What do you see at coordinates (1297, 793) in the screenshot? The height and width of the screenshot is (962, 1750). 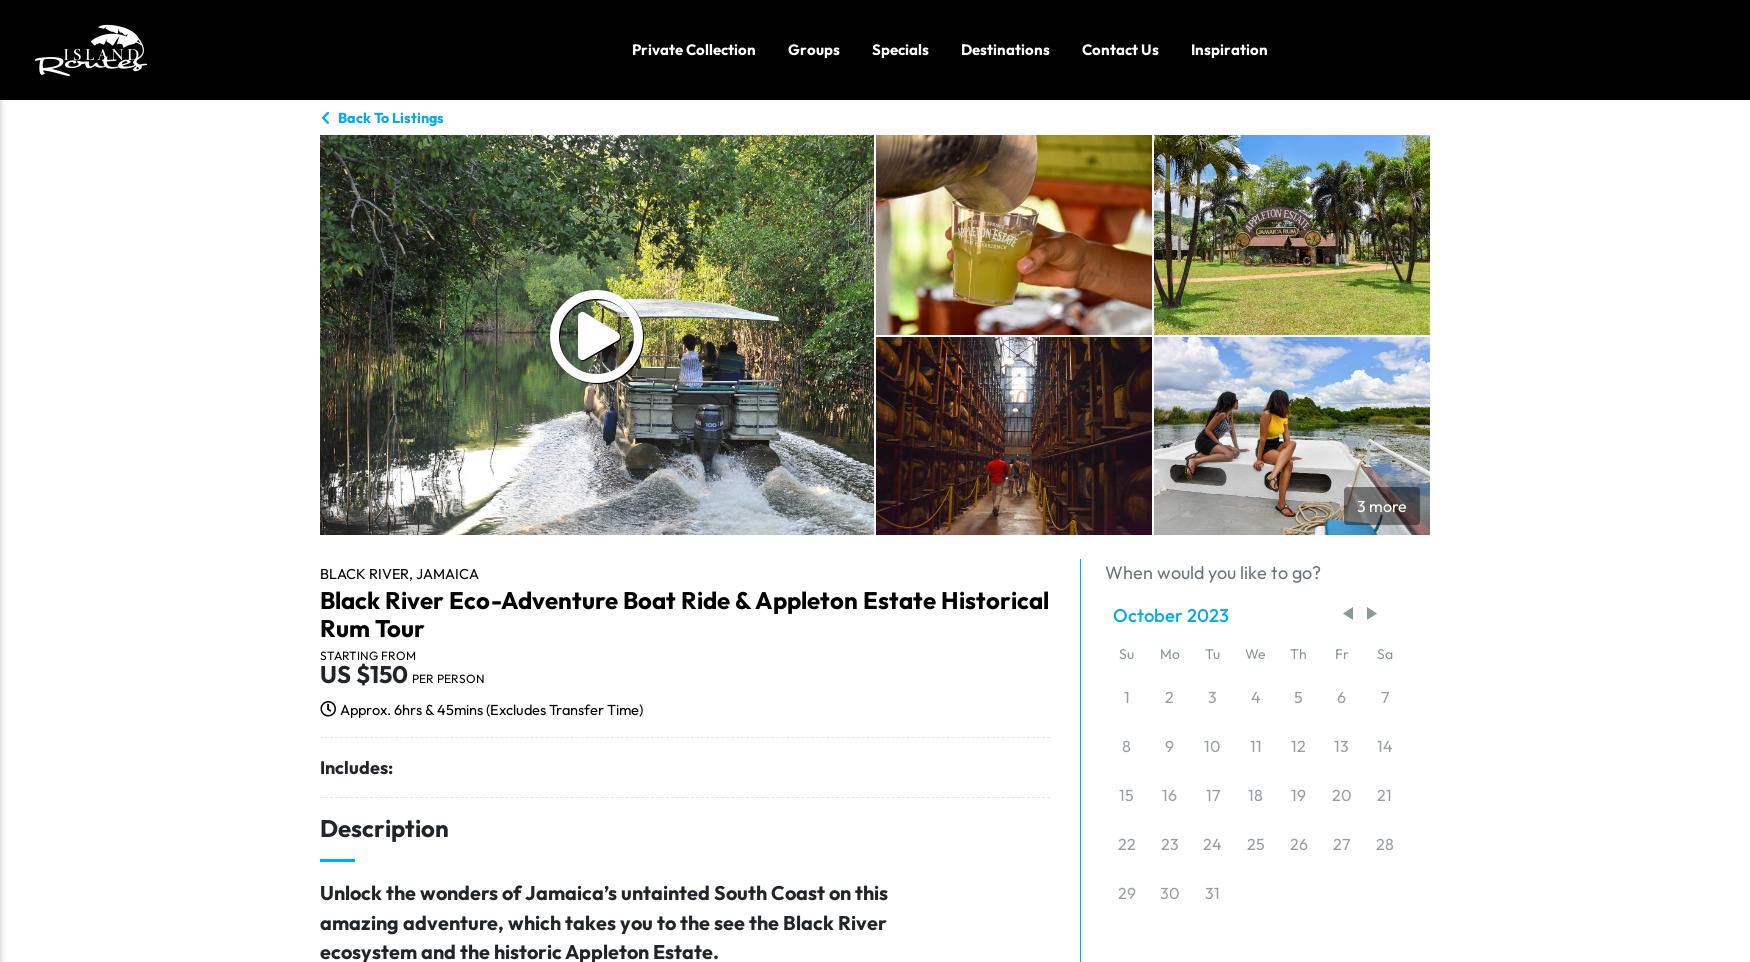 I see `'19'` at bounding box center [1297, 793].